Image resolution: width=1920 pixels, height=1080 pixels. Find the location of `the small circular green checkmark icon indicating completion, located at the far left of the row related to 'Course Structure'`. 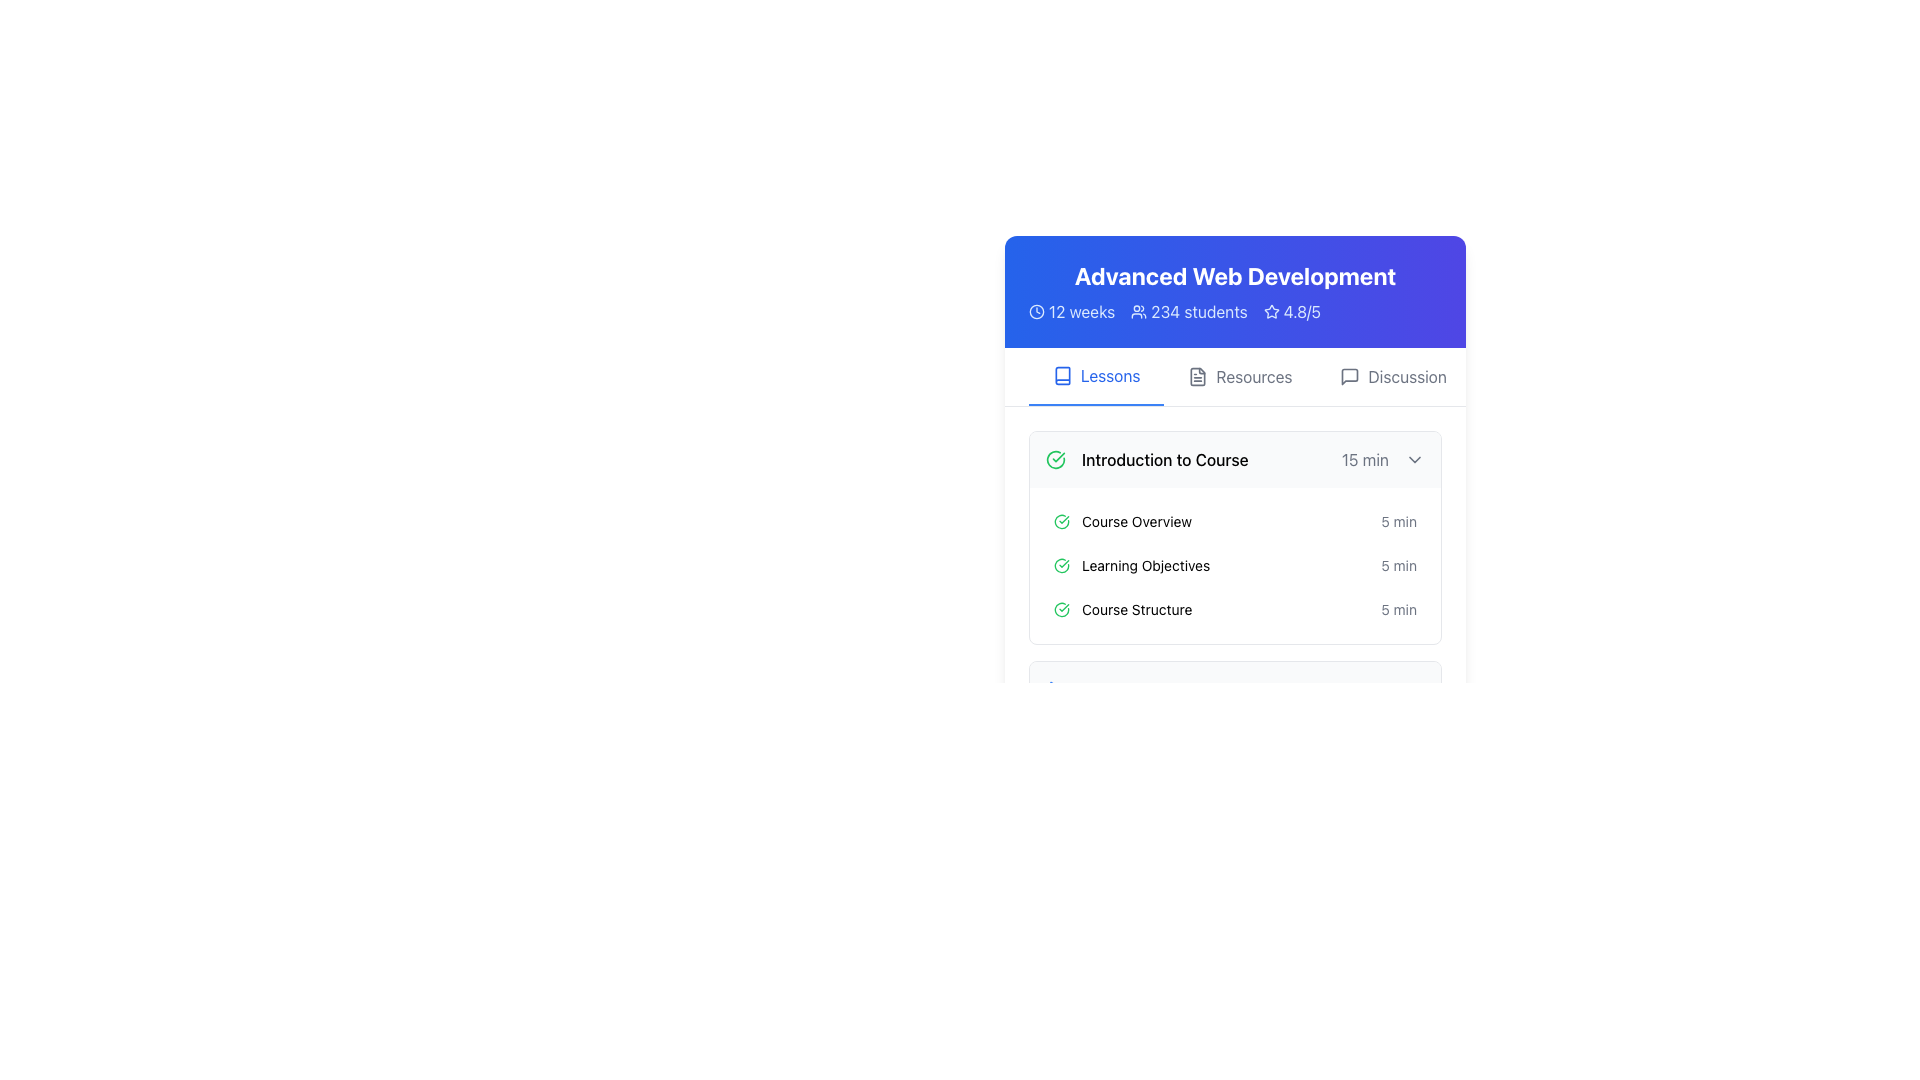

the small circular green checkmark icon indicating completion, located at the far left of the row related to 'Course Structure' is located at coordinates (1060, 608).